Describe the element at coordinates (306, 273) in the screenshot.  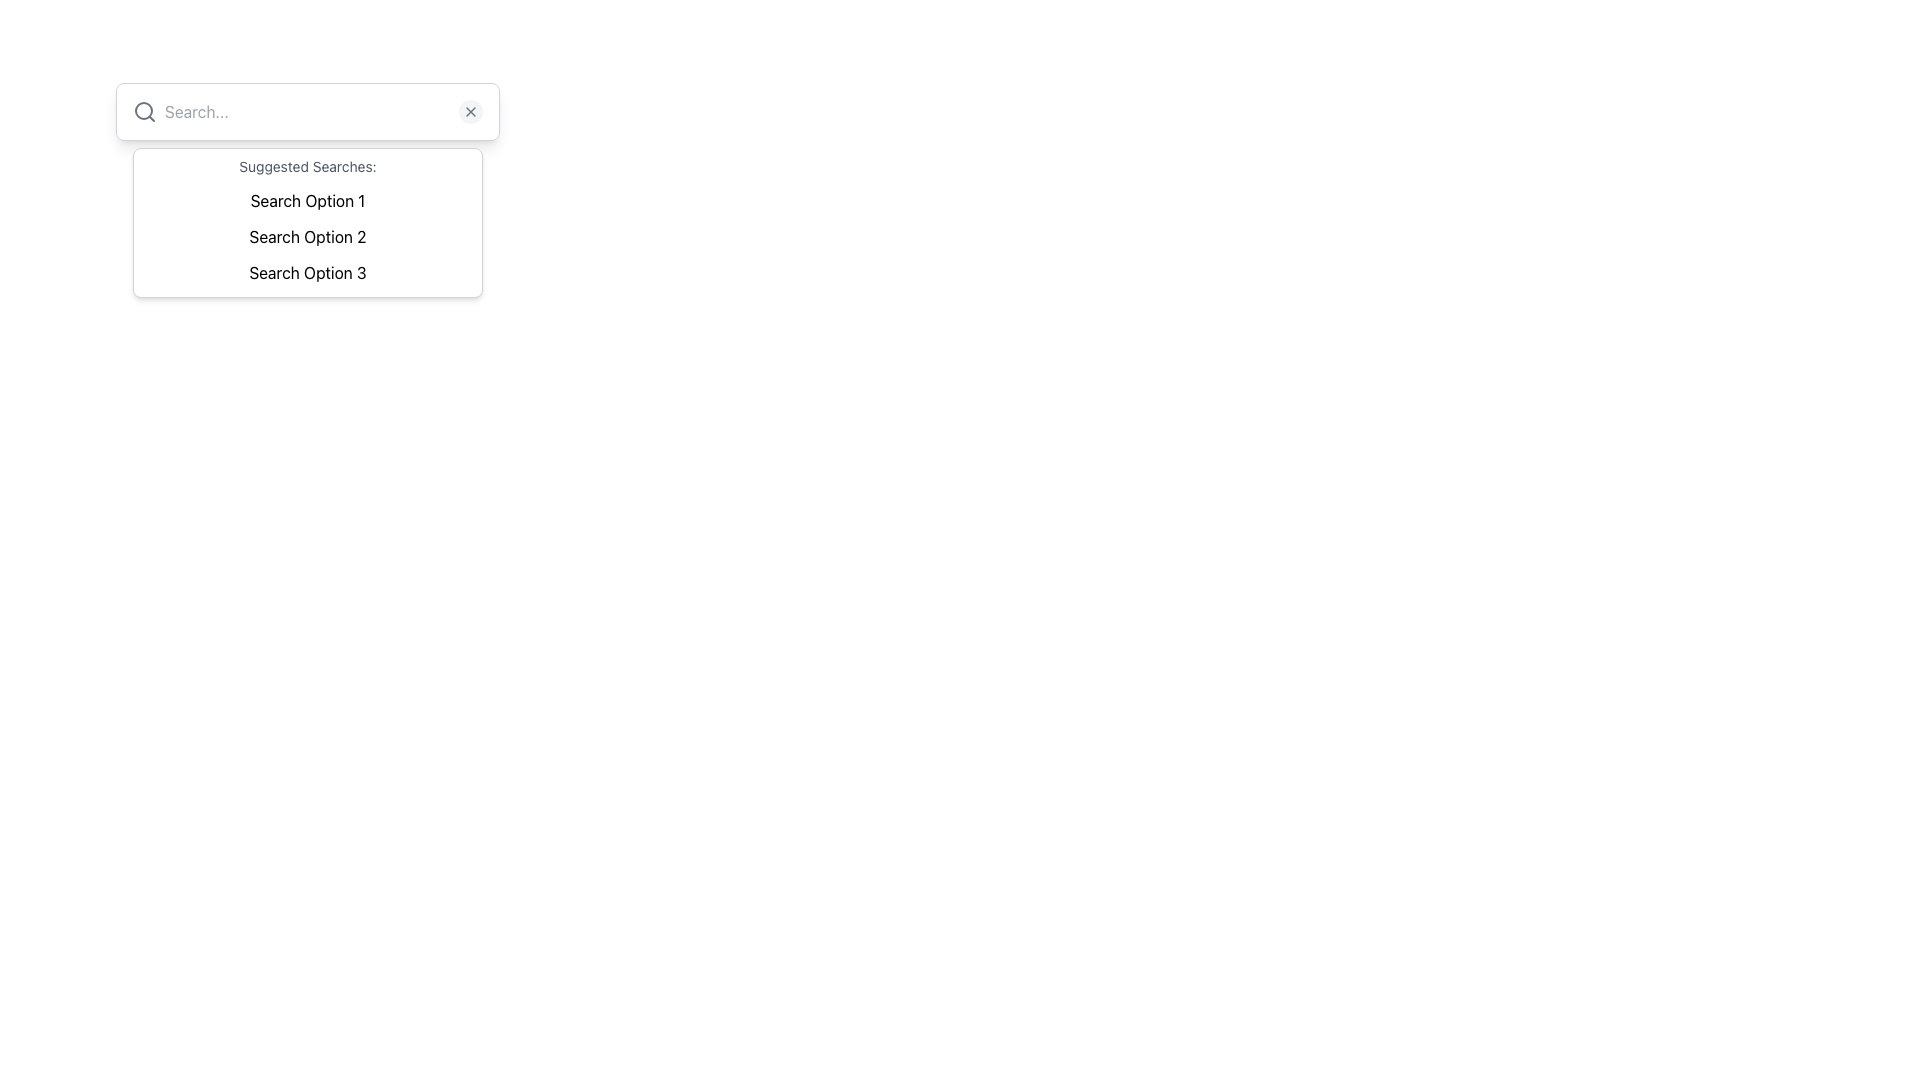
I see `the list item displaying the text 'Search Option 3'` at that location.